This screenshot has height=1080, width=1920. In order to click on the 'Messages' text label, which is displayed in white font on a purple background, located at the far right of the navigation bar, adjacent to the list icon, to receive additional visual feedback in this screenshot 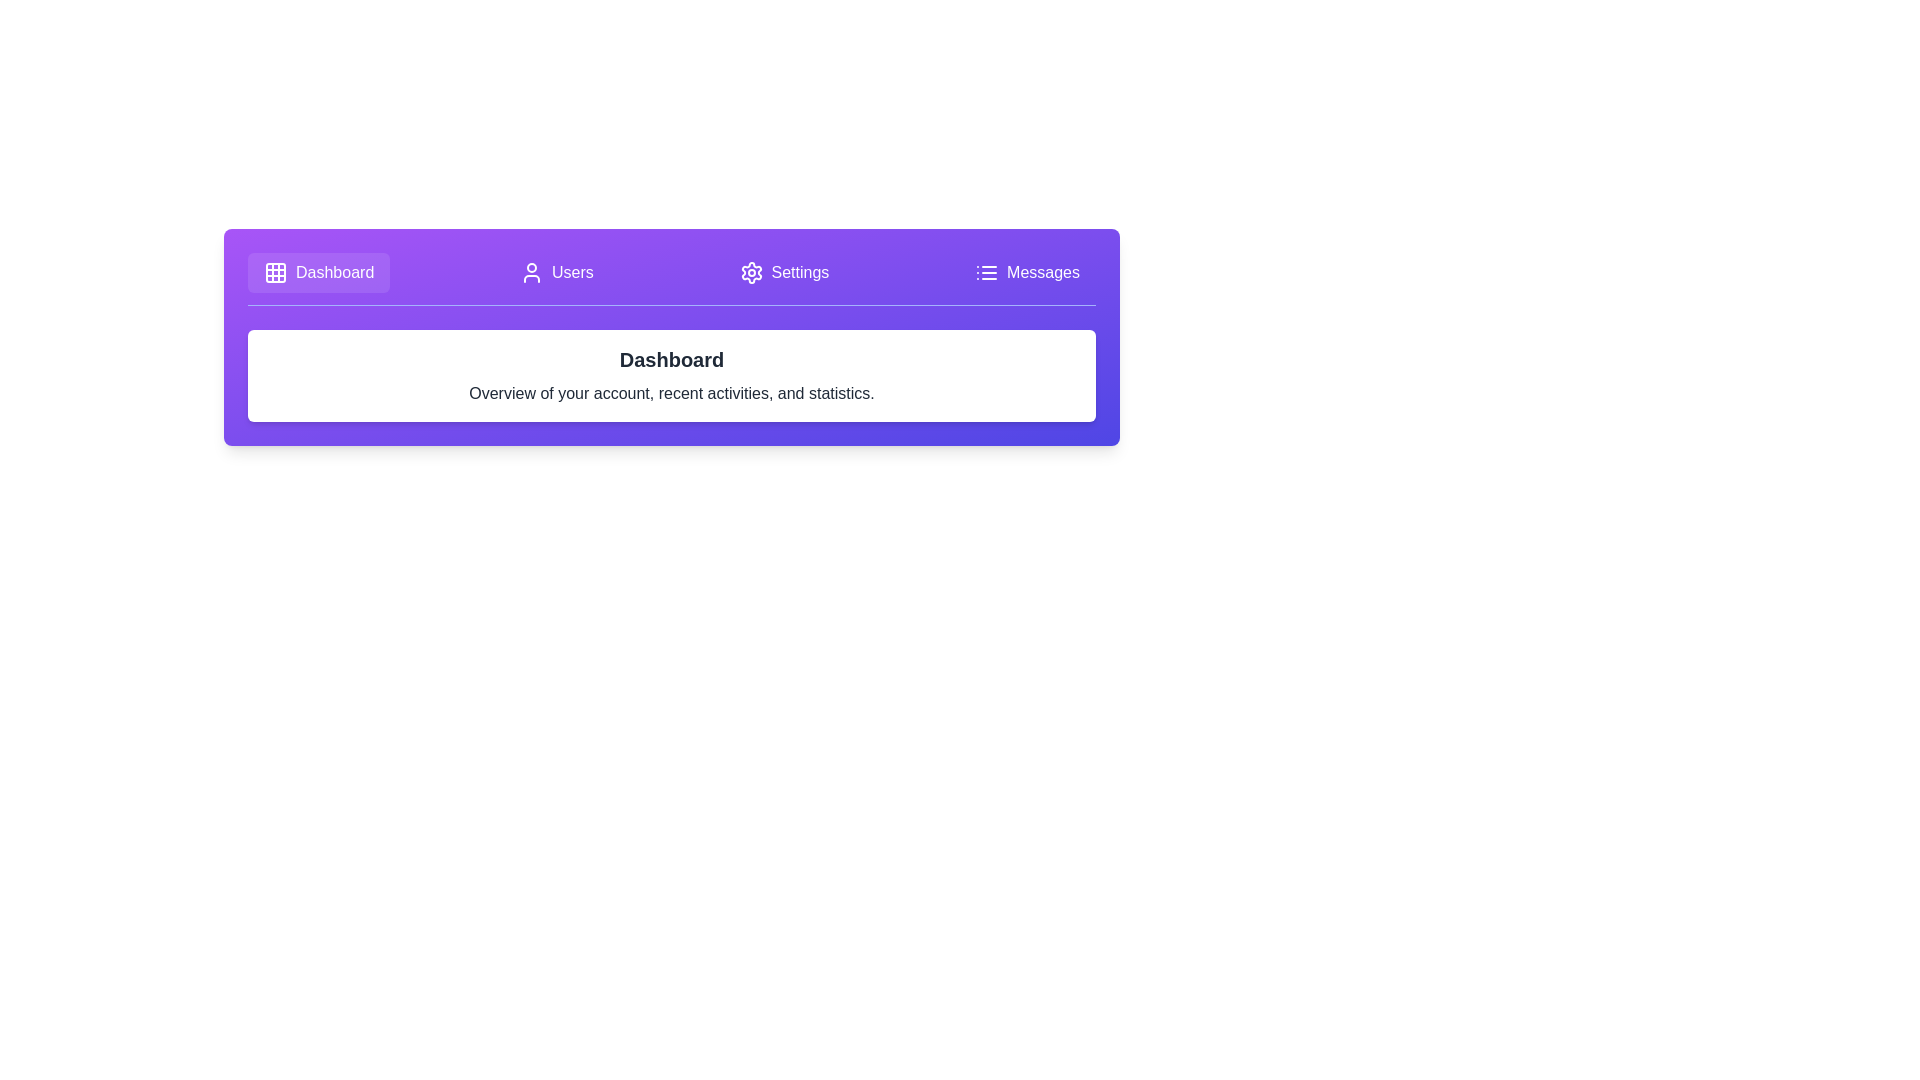, I will do `click(1042, 273)`.